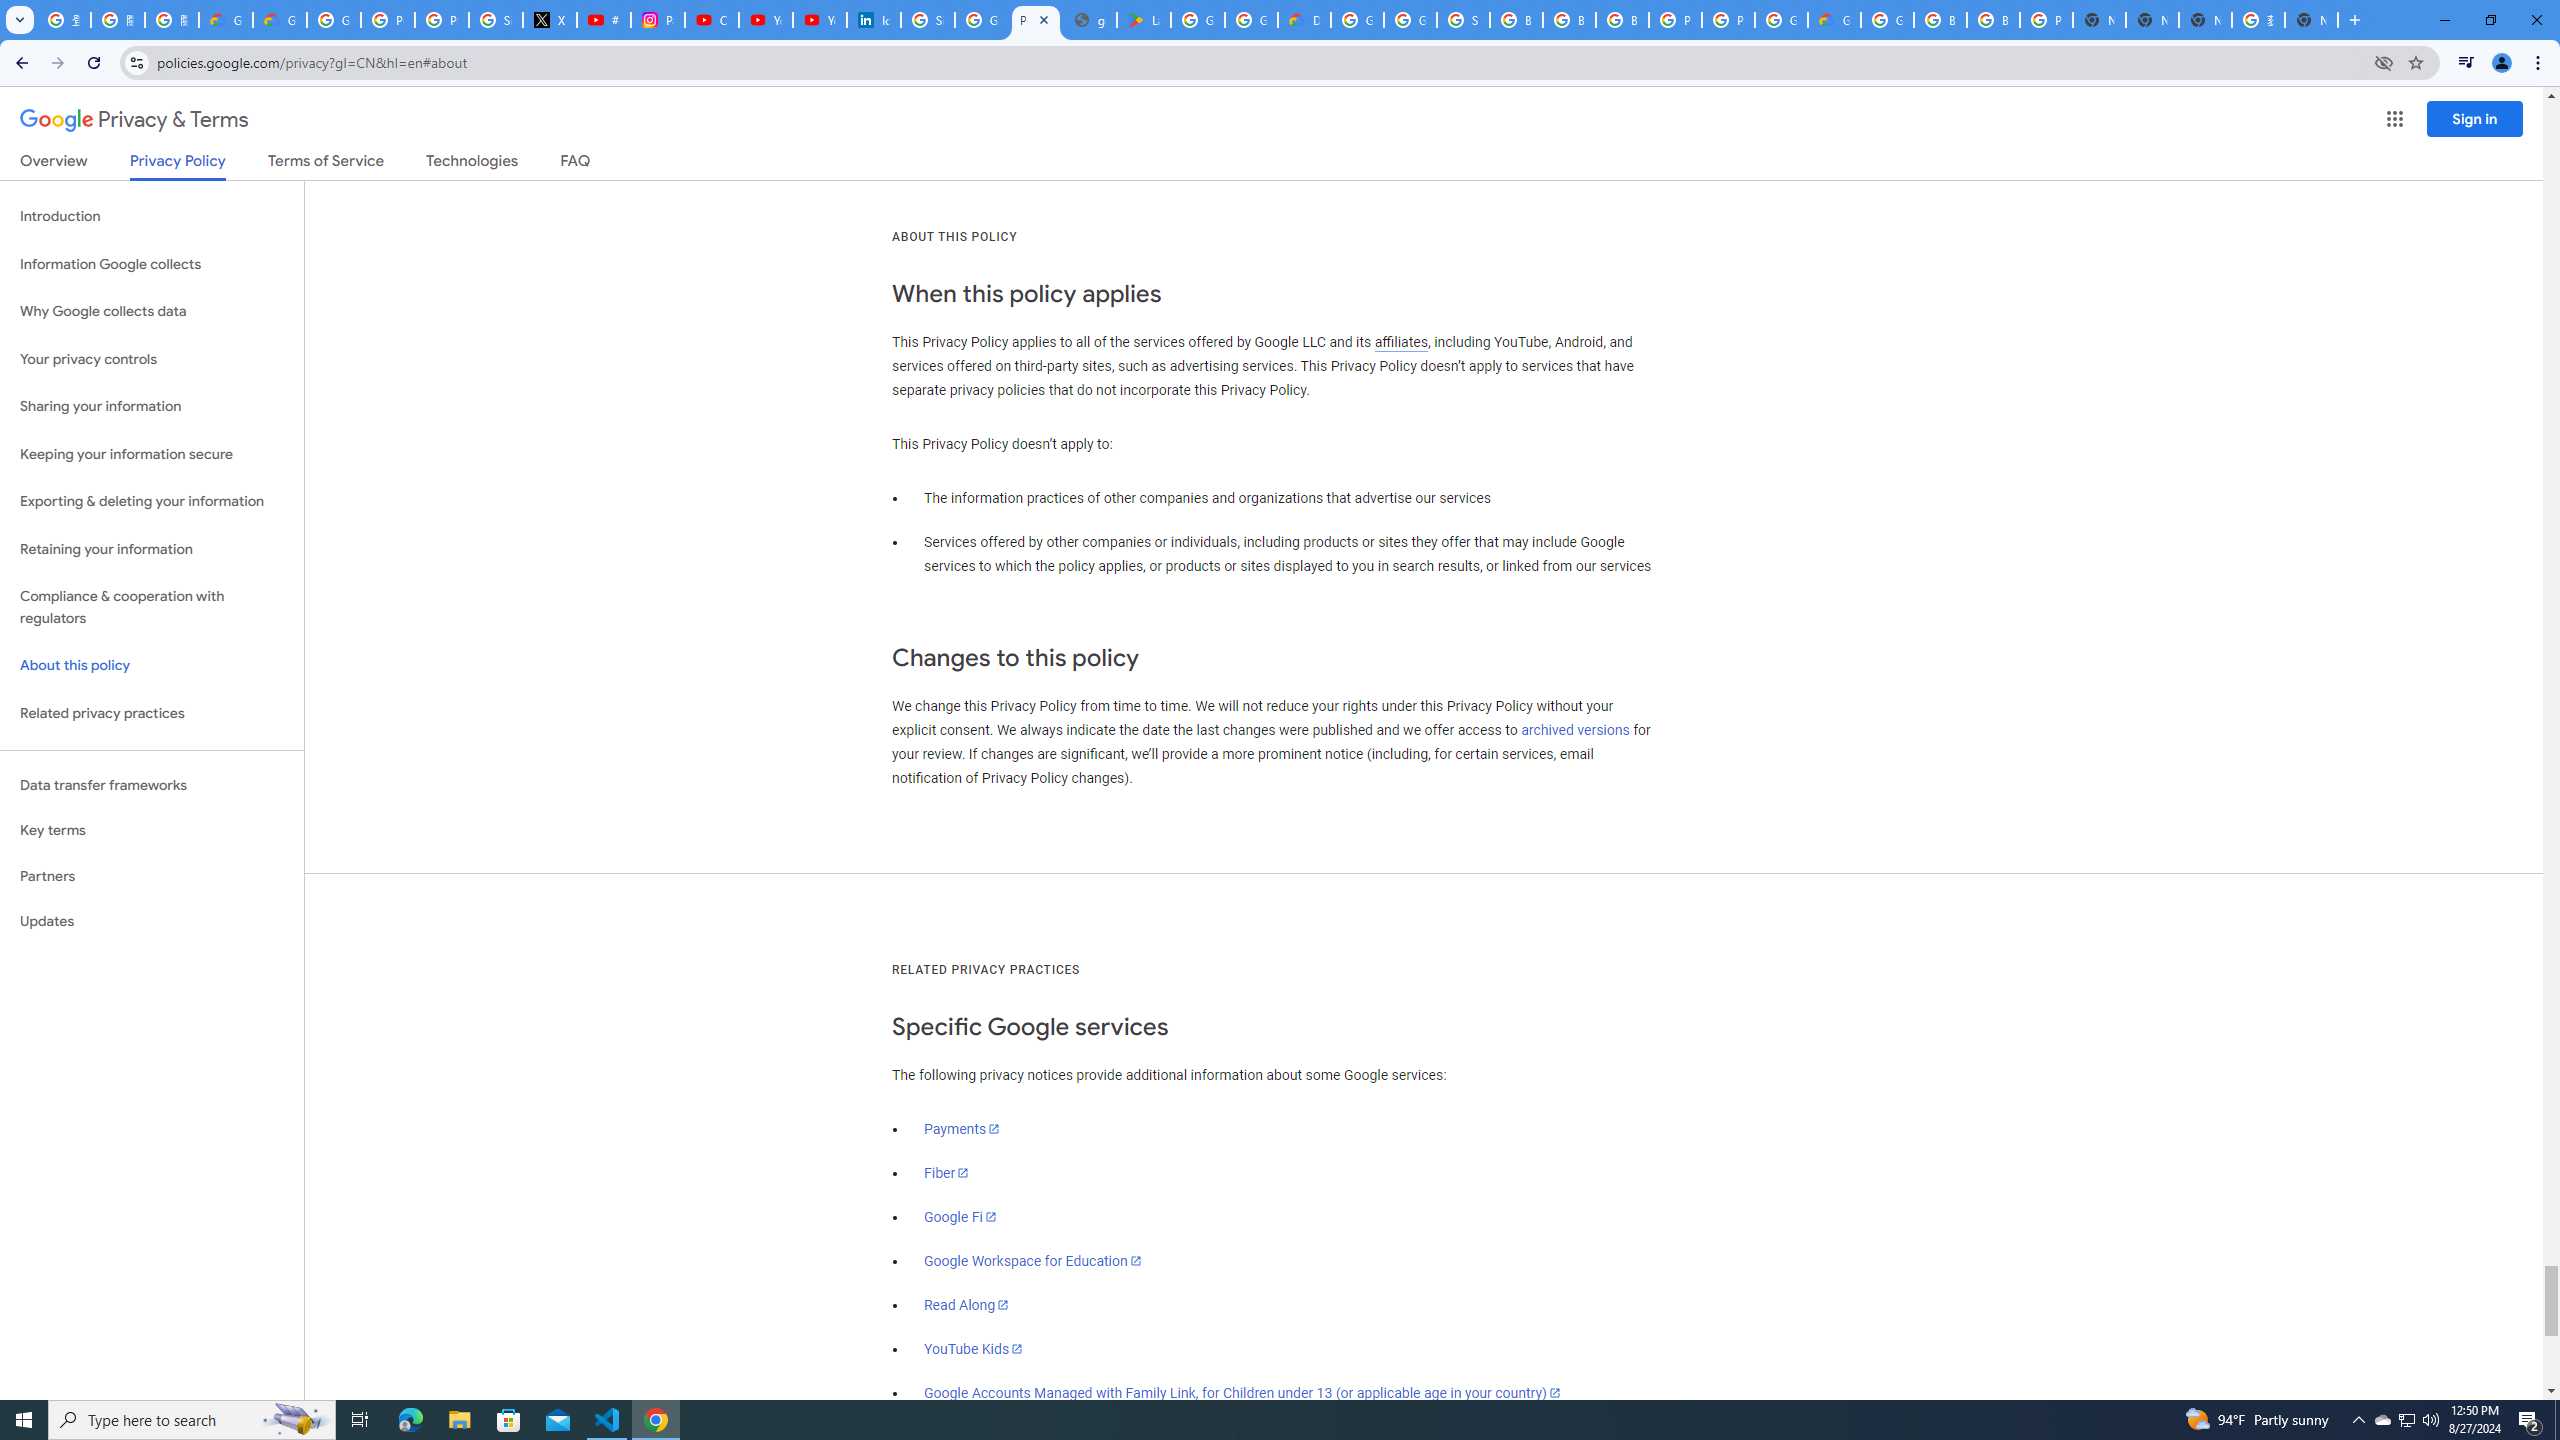 The height and width of the screenshot is (1440, 2560). I want to click on 'Why Google collects data', so click(151, 310).